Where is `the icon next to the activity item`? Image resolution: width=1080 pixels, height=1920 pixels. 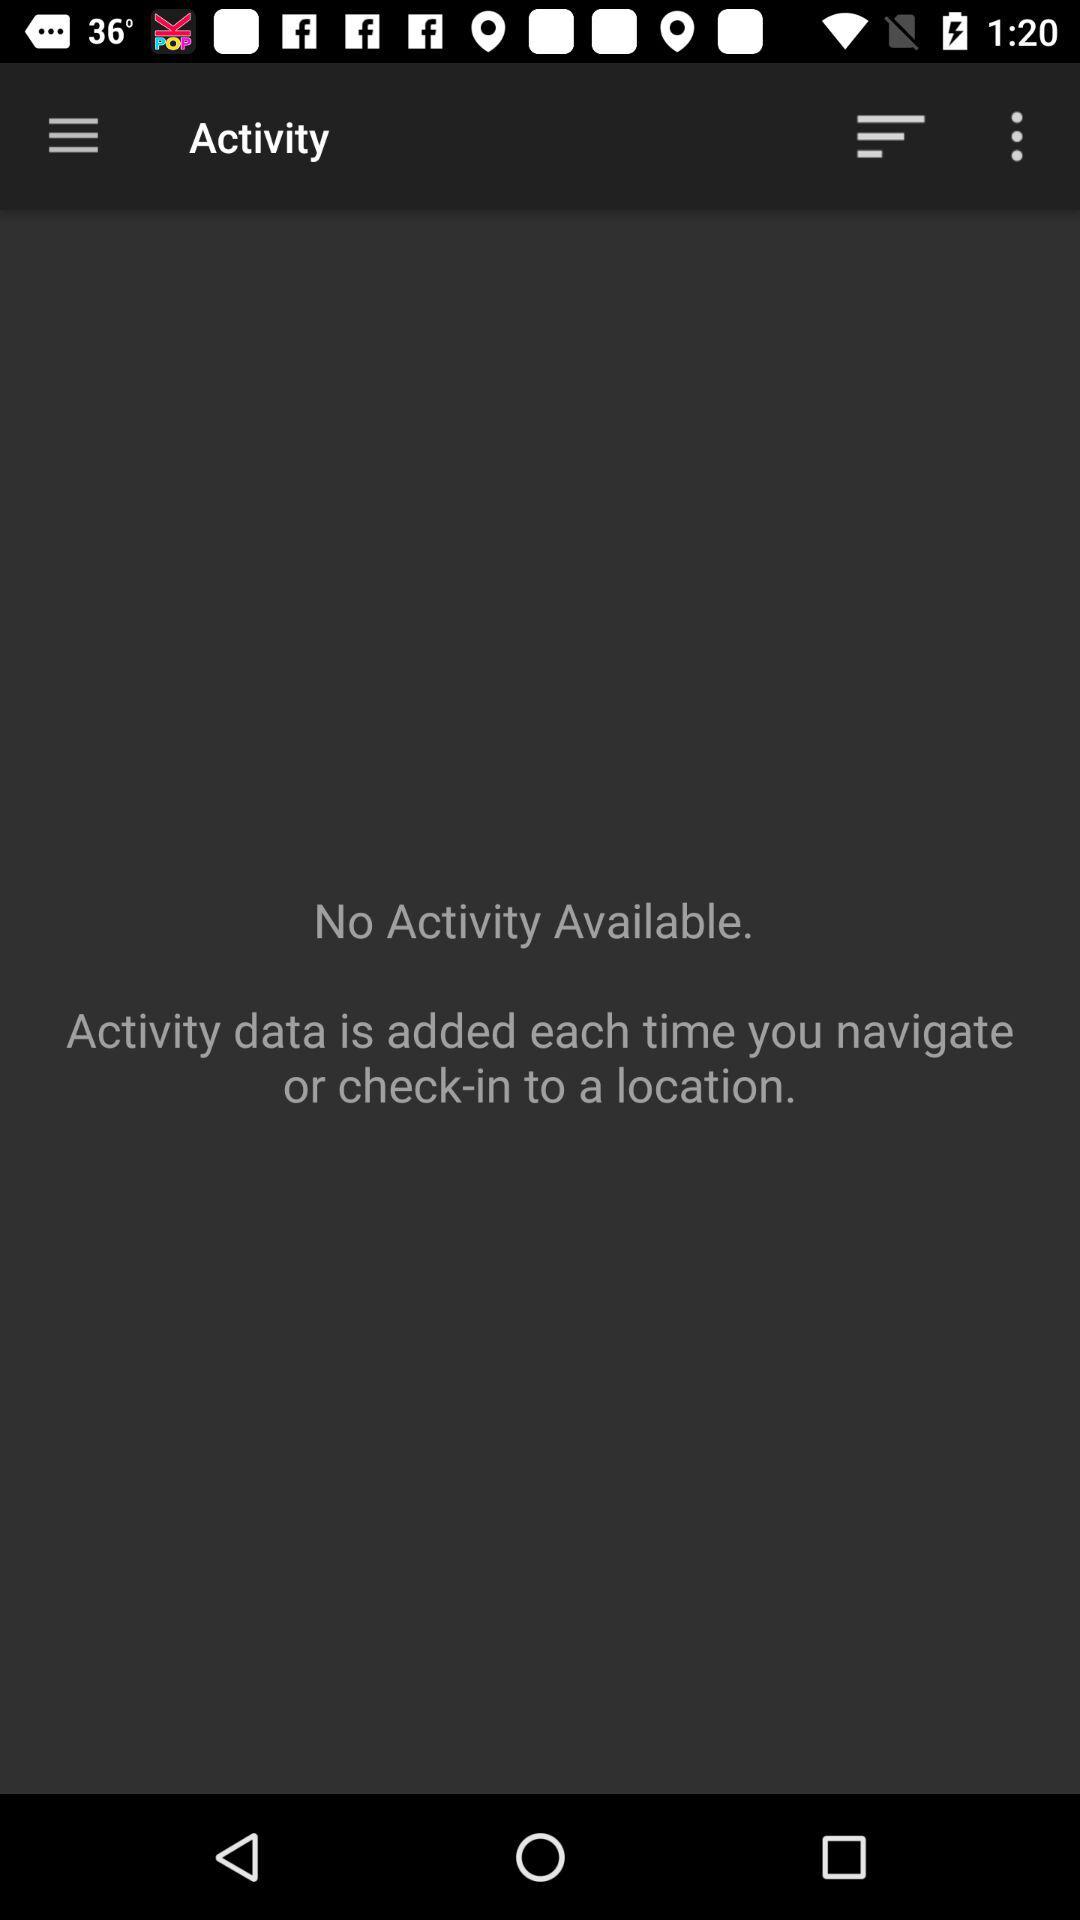
the icon next to the activity item is located at coordinates (890, 135).